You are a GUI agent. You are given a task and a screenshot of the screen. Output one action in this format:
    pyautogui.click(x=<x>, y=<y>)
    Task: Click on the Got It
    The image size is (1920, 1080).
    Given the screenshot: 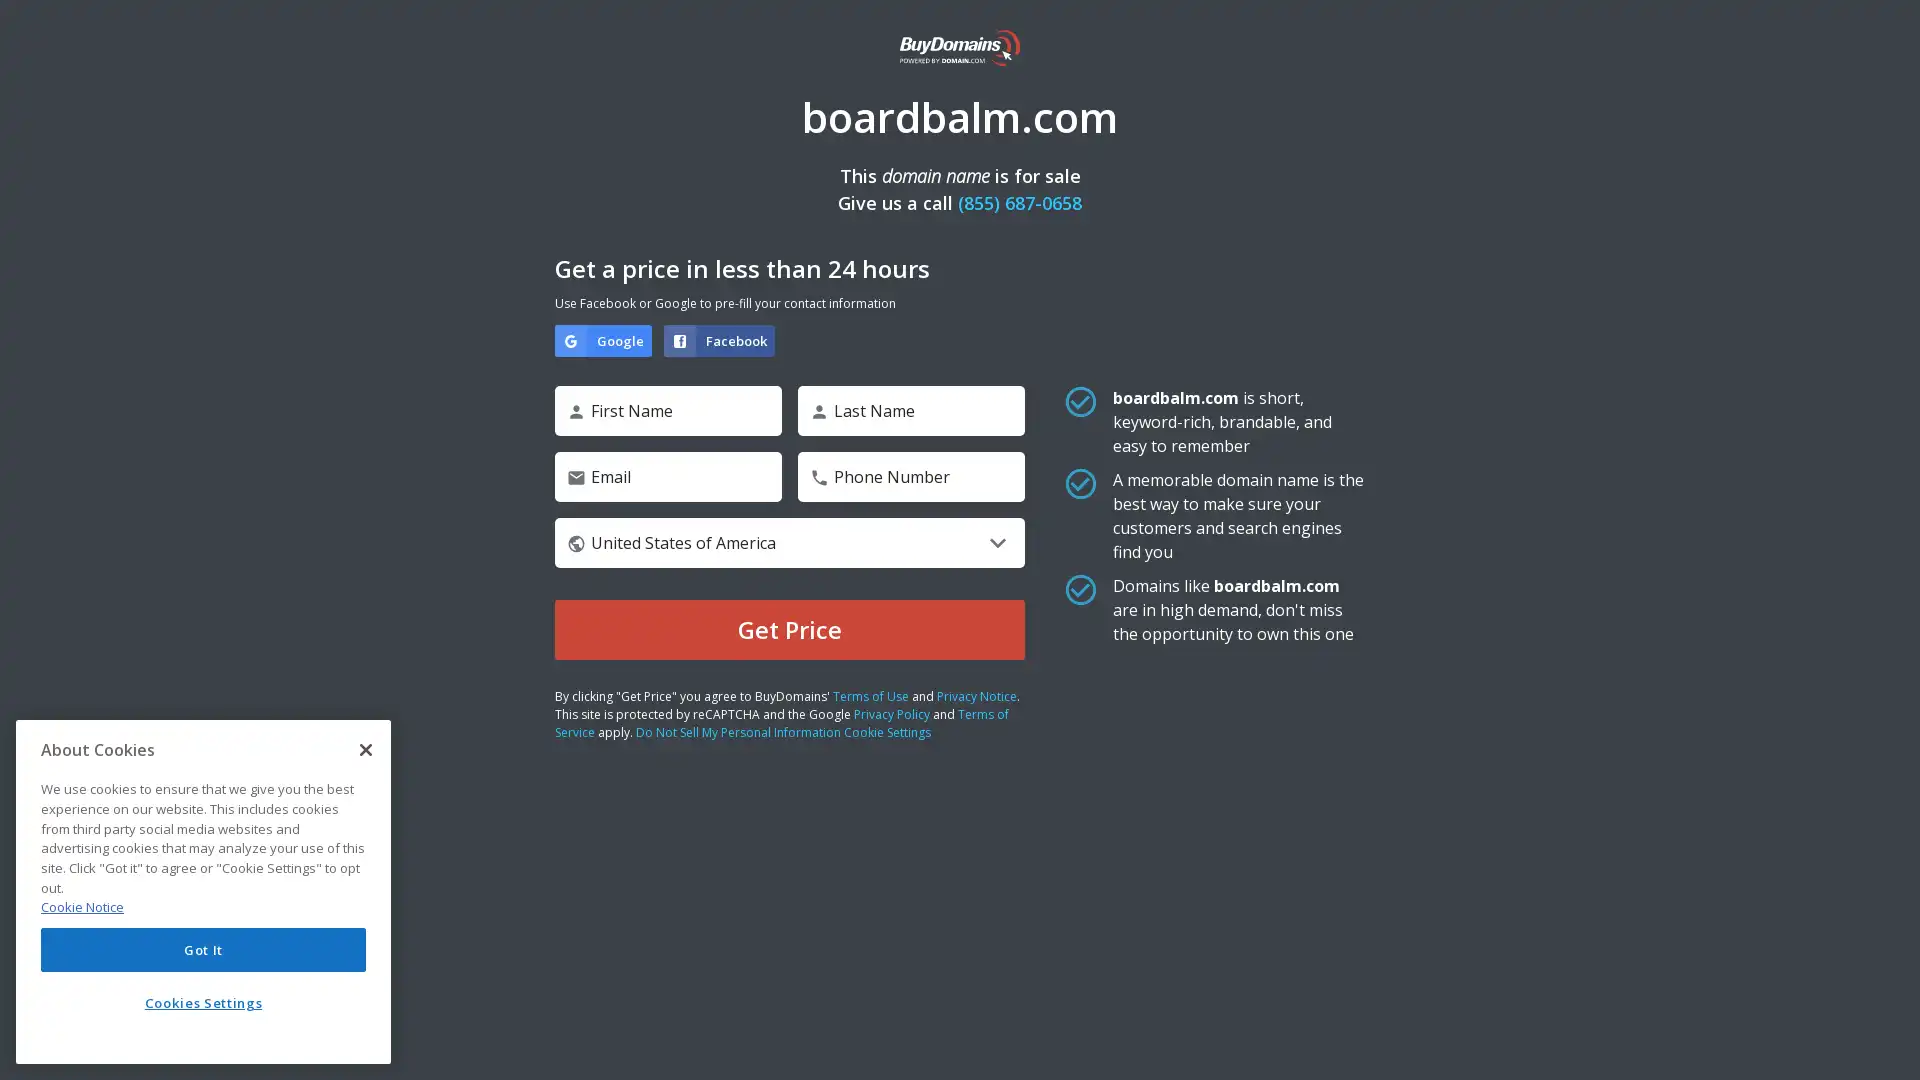 What is the action you would take?
    pyautogui.click(x=203, y=948)
    